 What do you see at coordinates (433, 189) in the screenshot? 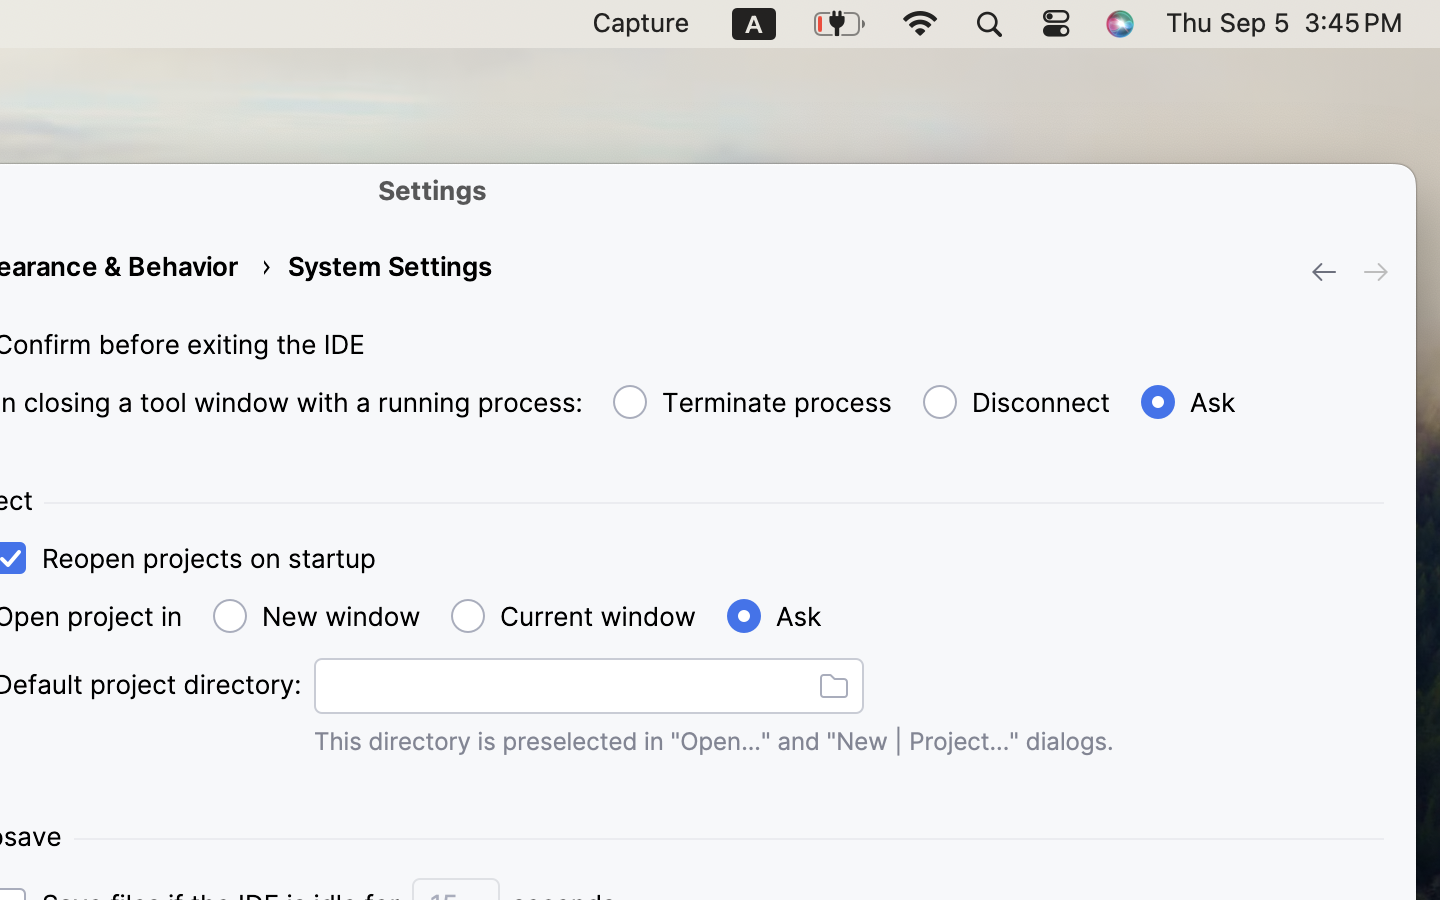
I see `'Settings'` at bounding box center [433, 189].